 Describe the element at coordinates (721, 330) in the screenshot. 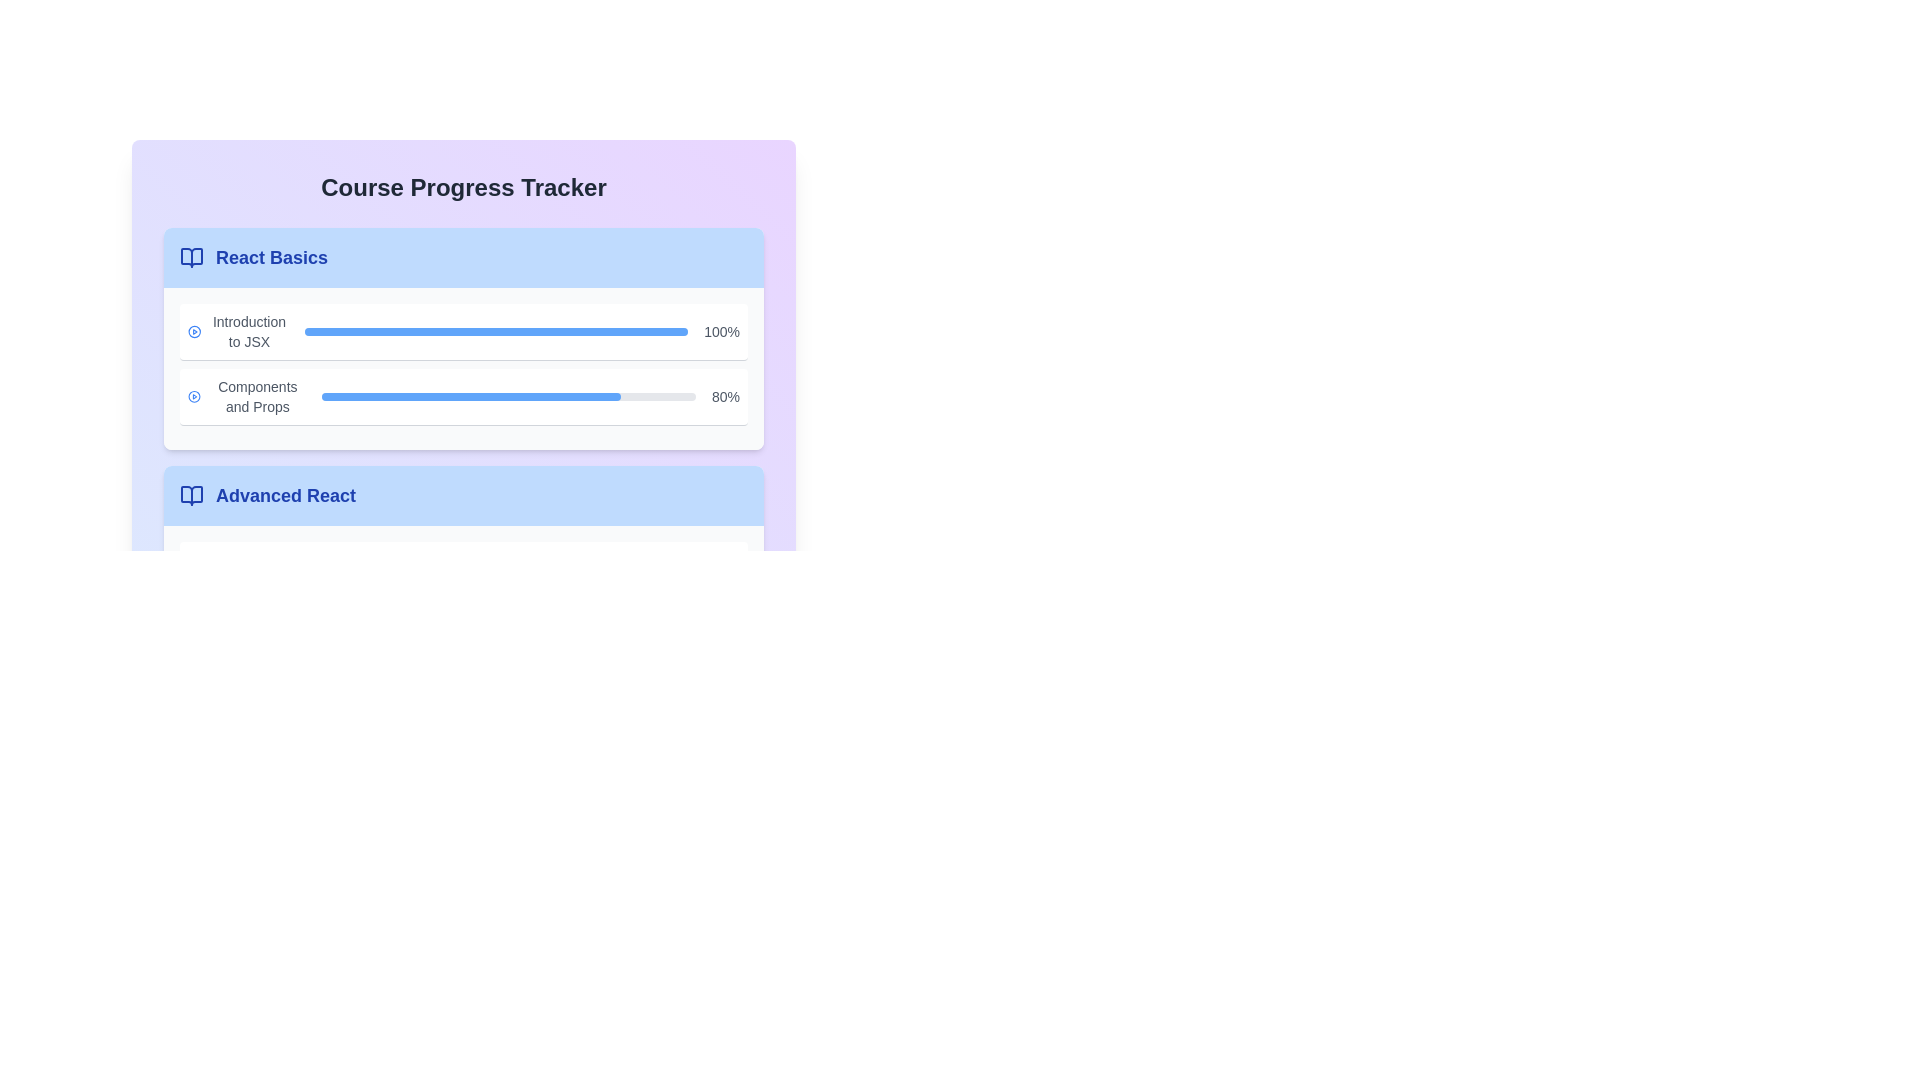

I see `numeric percentage label displaying '100%' located in the top-right corner of the card-like section, positioned to the right of the progress bar` at that location.